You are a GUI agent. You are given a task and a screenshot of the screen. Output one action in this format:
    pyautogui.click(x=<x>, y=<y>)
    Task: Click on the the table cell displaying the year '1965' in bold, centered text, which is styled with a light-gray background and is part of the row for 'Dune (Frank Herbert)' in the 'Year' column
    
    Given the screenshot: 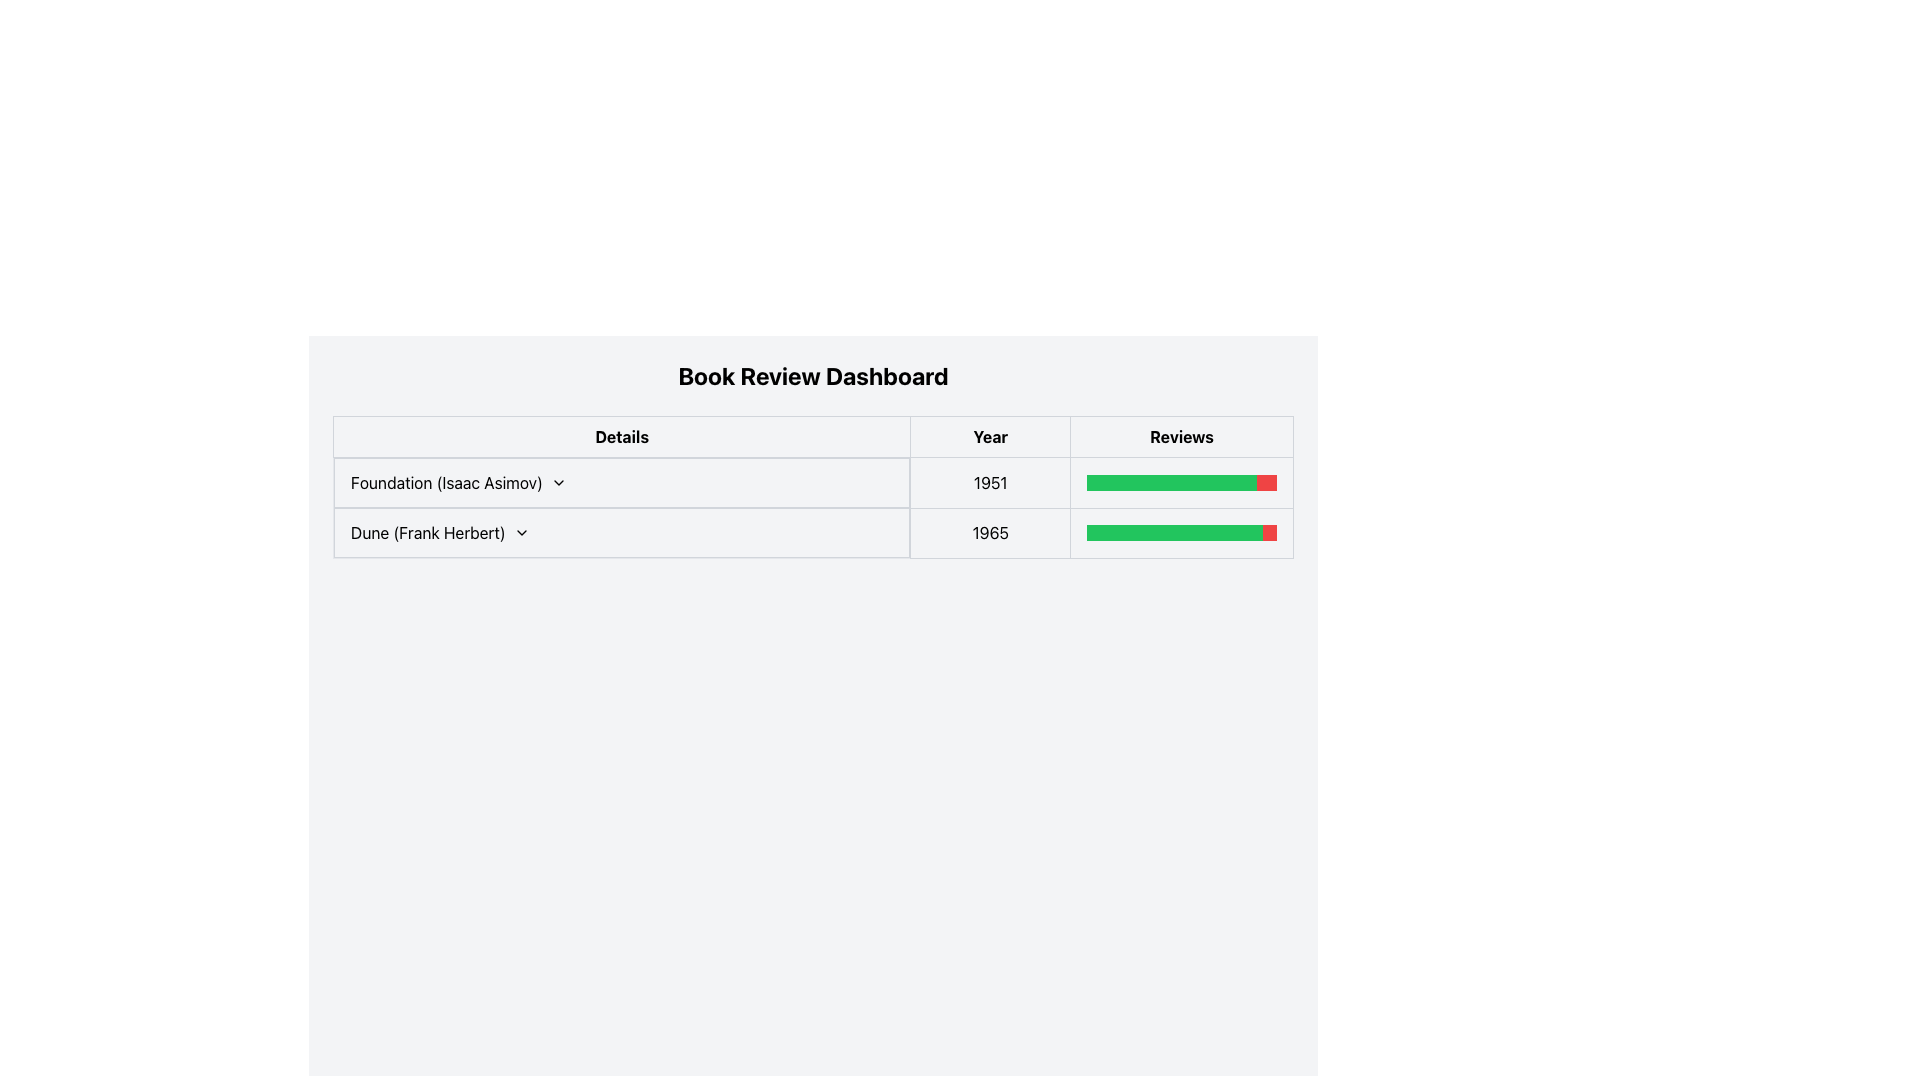 What is the action you would take?
    pyautogui.click(x=990, y=532)
    